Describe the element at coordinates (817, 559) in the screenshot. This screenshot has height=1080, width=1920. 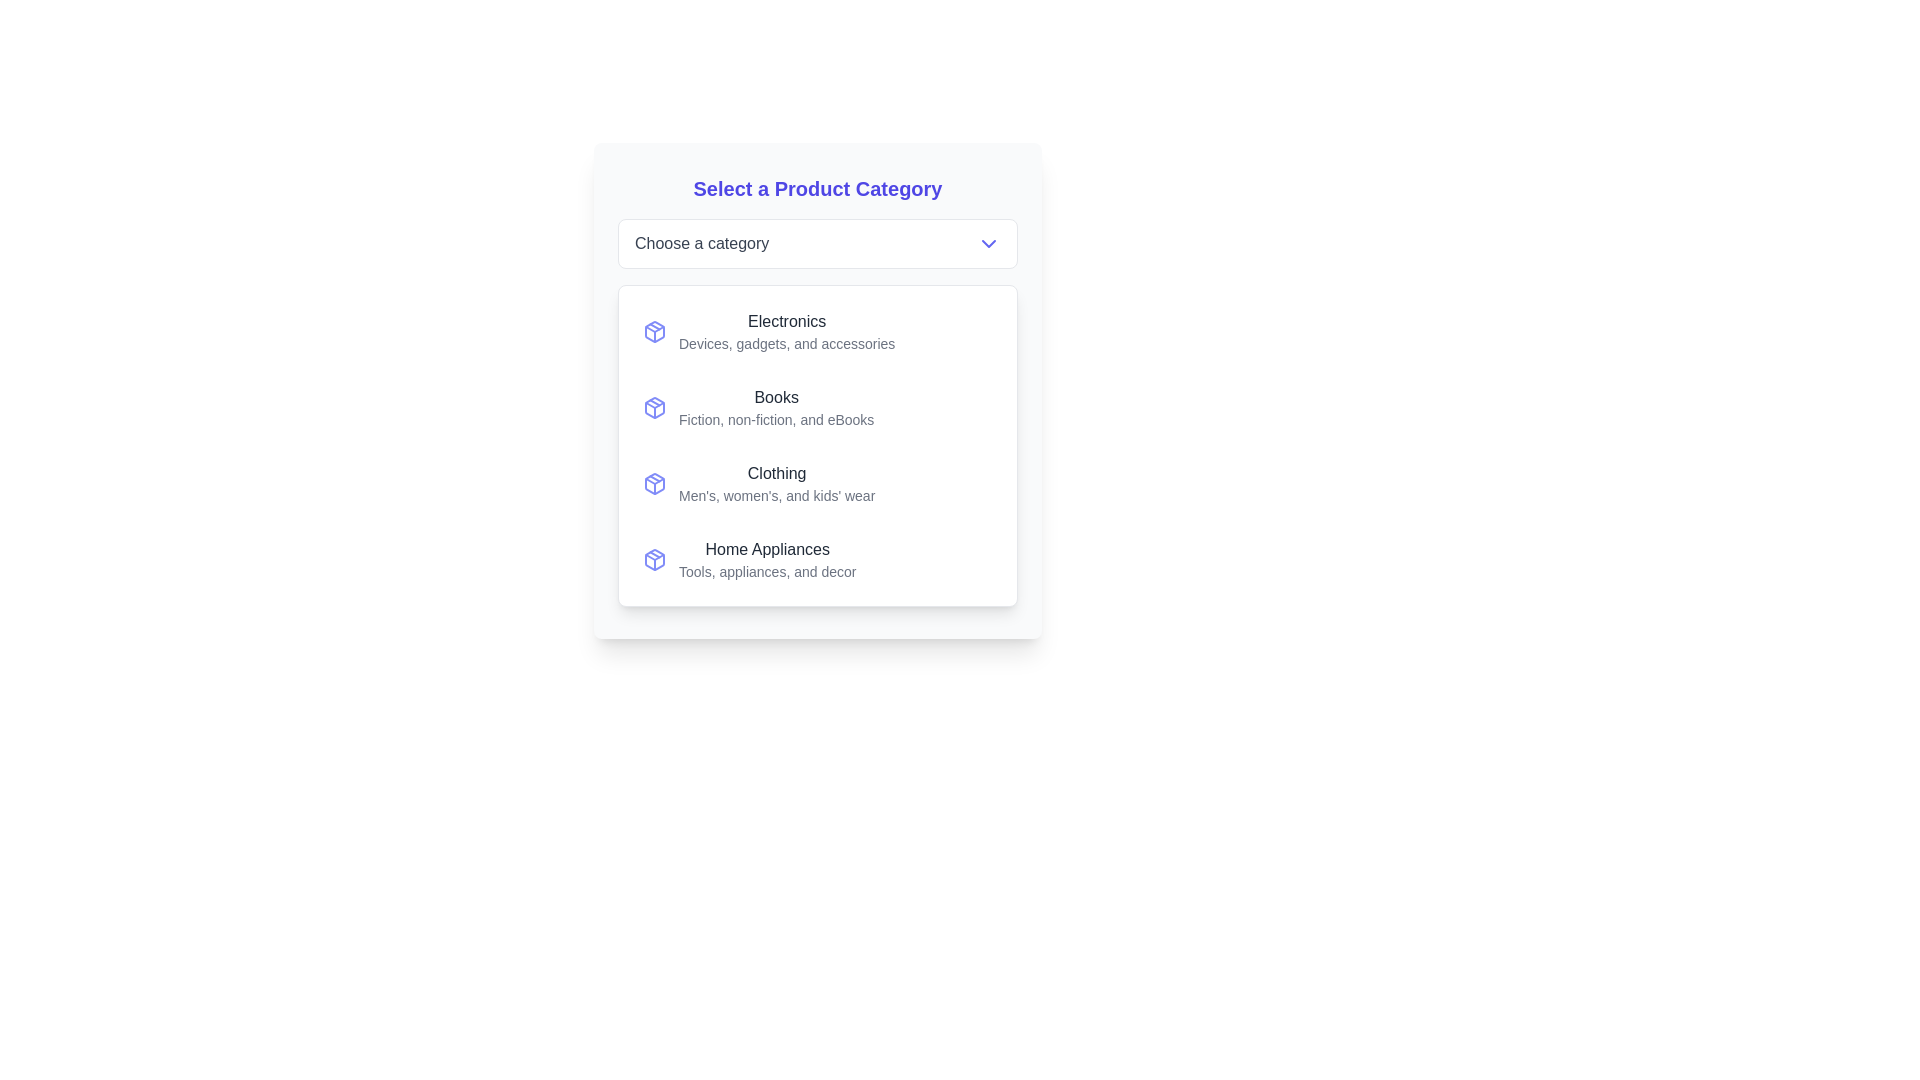
I see `to select the 'Home Appliances' category from the list item entry that includes the title in bold and a description below it, with an accompanying package icon on the left` at that location.